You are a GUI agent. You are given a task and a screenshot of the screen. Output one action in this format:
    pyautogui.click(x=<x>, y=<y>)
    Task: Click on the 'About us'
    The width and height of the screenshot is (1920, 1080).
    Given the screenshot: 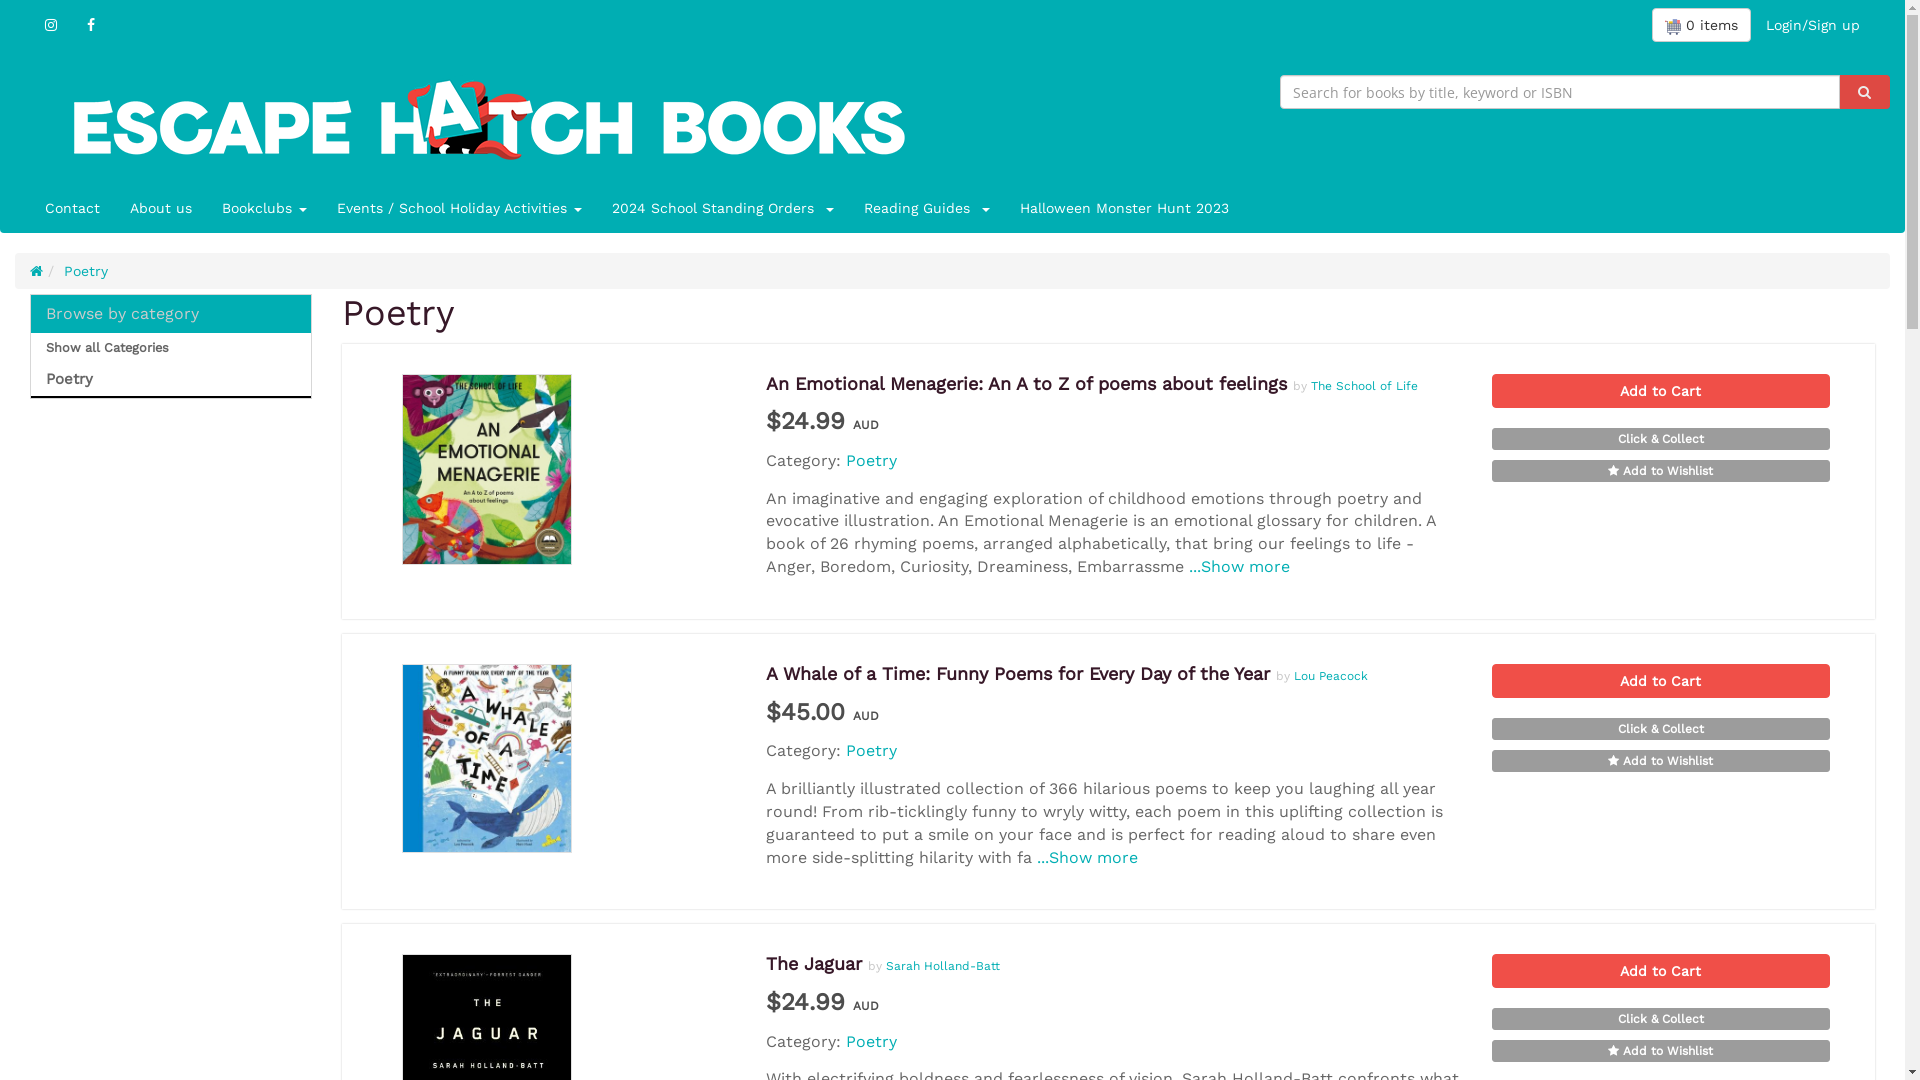 What is the action you would take?
    pyautogui.click(x=161, y=208)
    